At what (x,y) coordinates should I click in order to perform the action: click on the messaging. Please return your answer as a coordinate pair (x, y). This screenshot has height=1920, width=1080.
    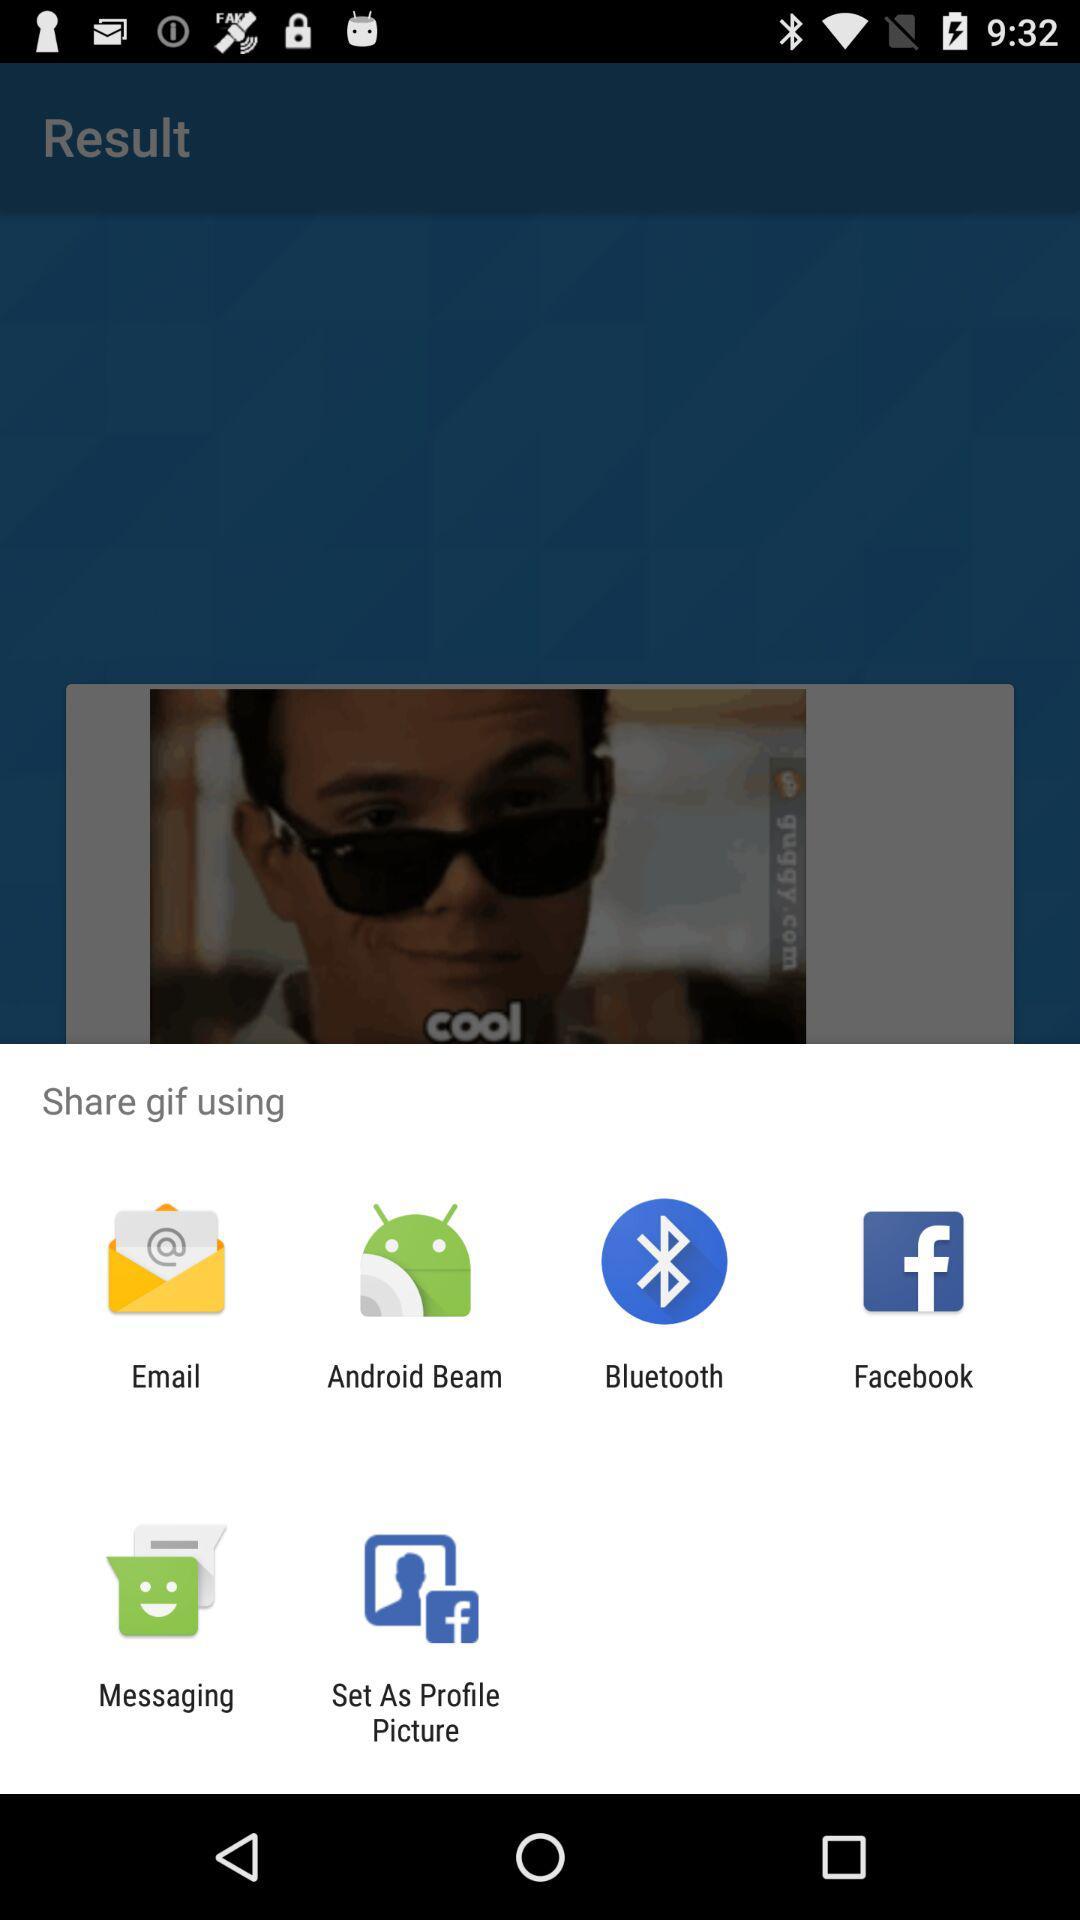
    Looking at the image, I should click on (165, 1711).